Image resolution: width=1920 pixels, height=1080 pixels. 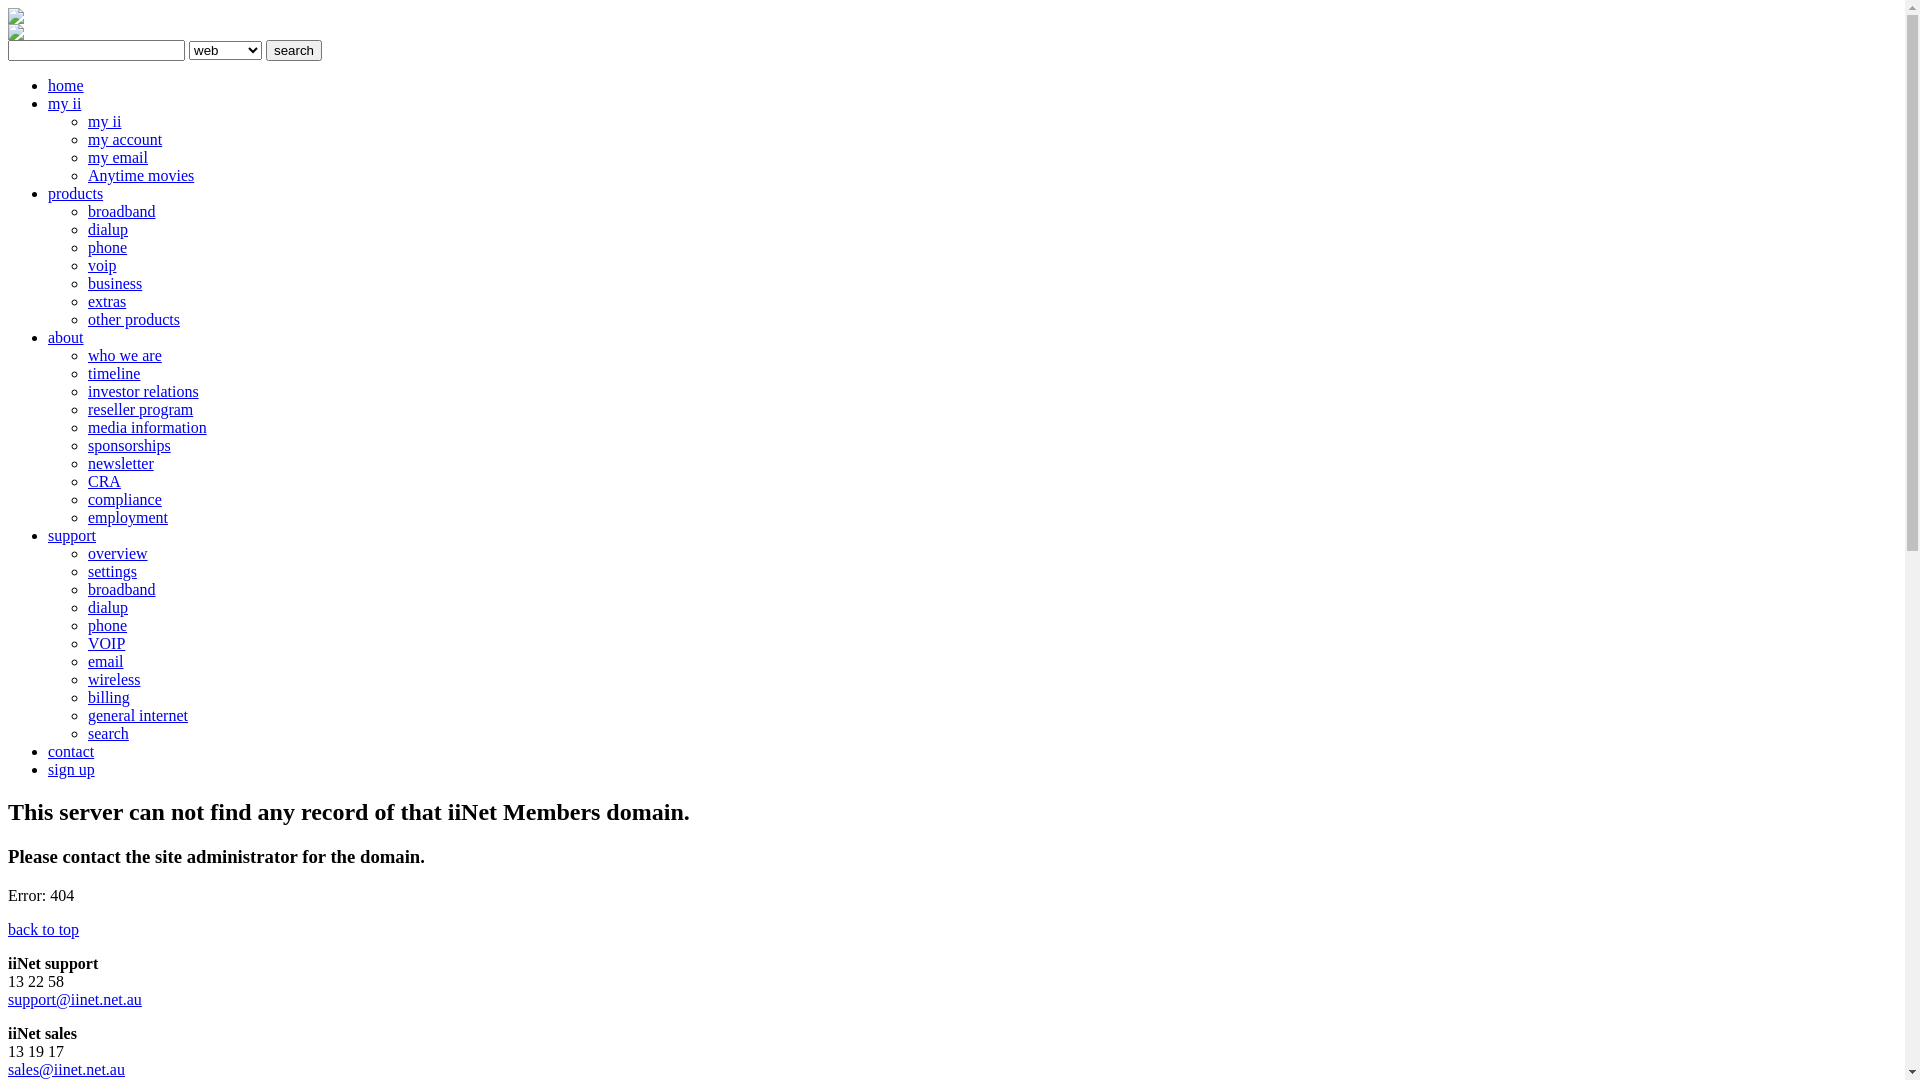 What do you see at coordinates (108, 696) in the screenshot?
I see `'billing'` at bounding box center [108, 696].